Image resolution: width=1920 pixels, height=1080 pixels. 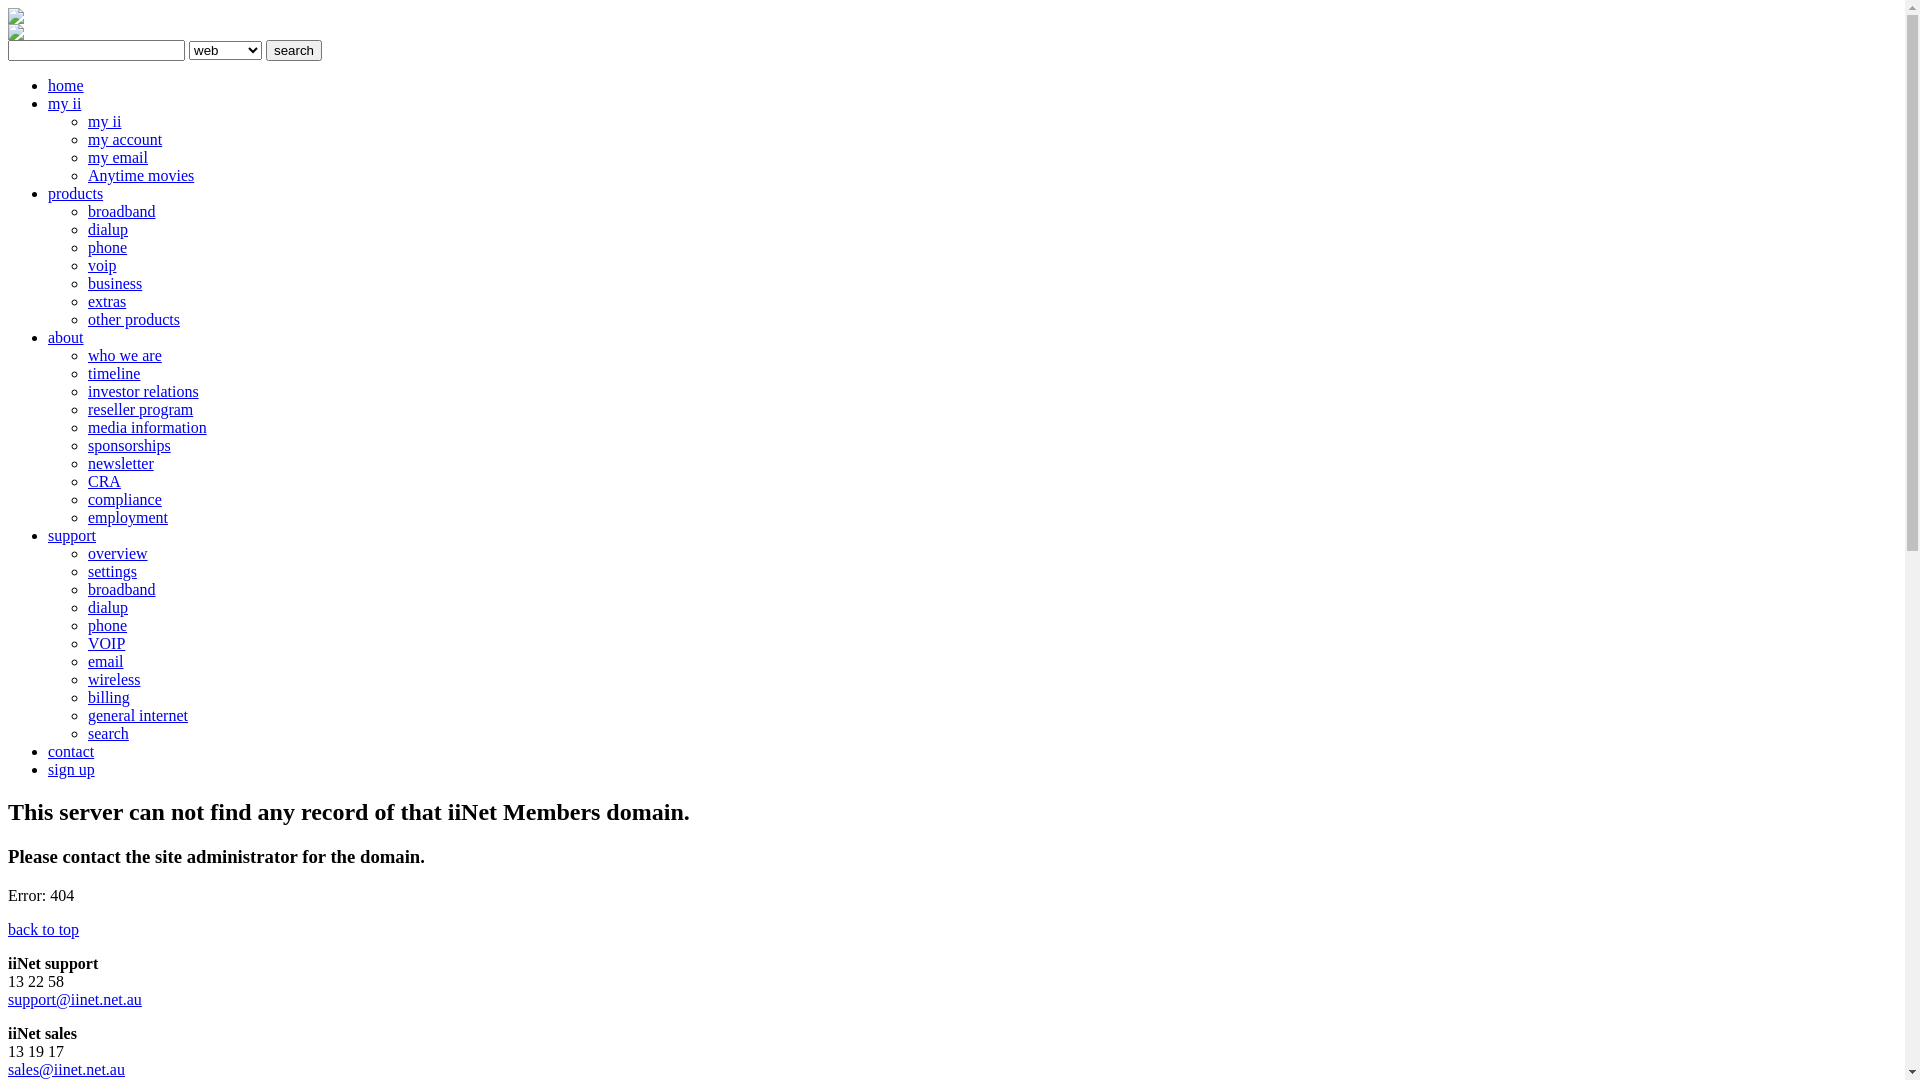 What do you see at coordinates (108, 696) in the screenshot?
I see `'billing'` at bounding box center [108, 696].